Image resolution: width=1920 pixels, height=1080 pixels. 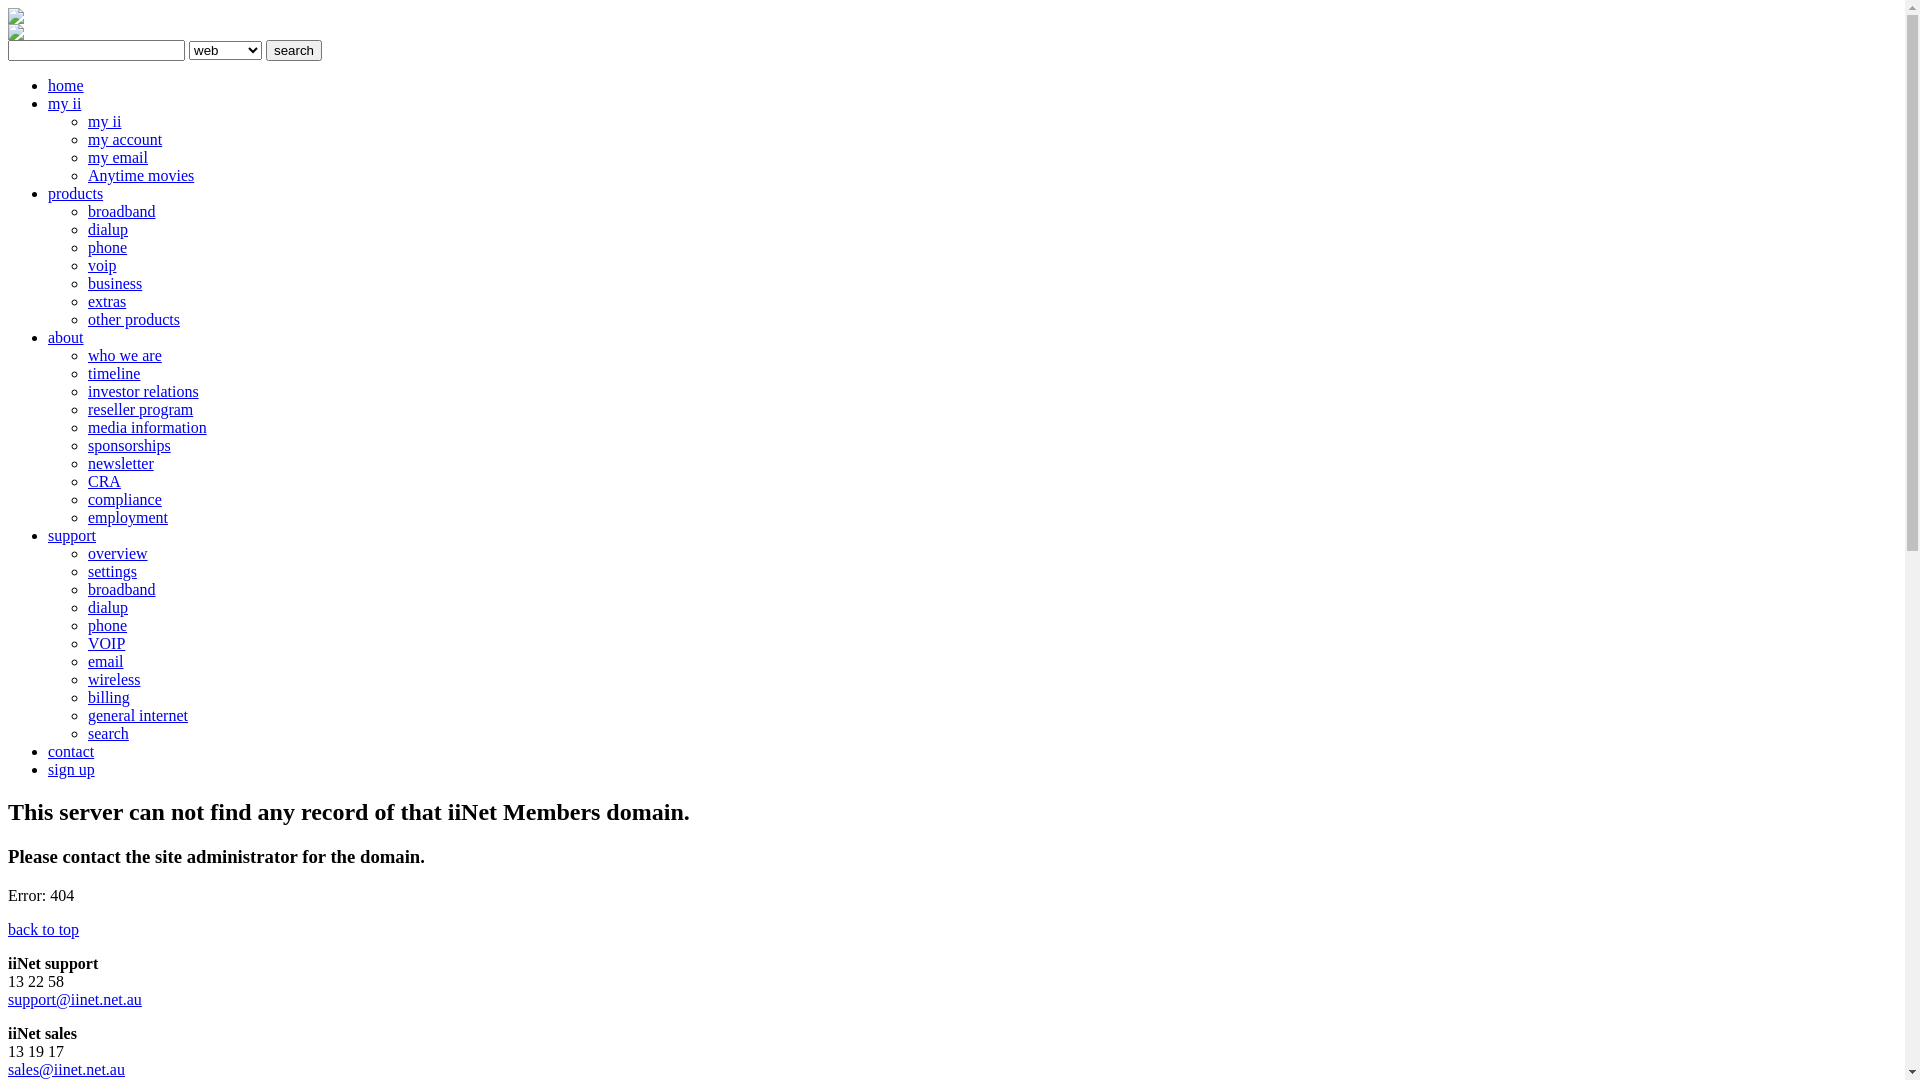 What do you see at coordinates (108, 696) in the screenshot?
I see `'billing'` at bounding box center [108, 696].